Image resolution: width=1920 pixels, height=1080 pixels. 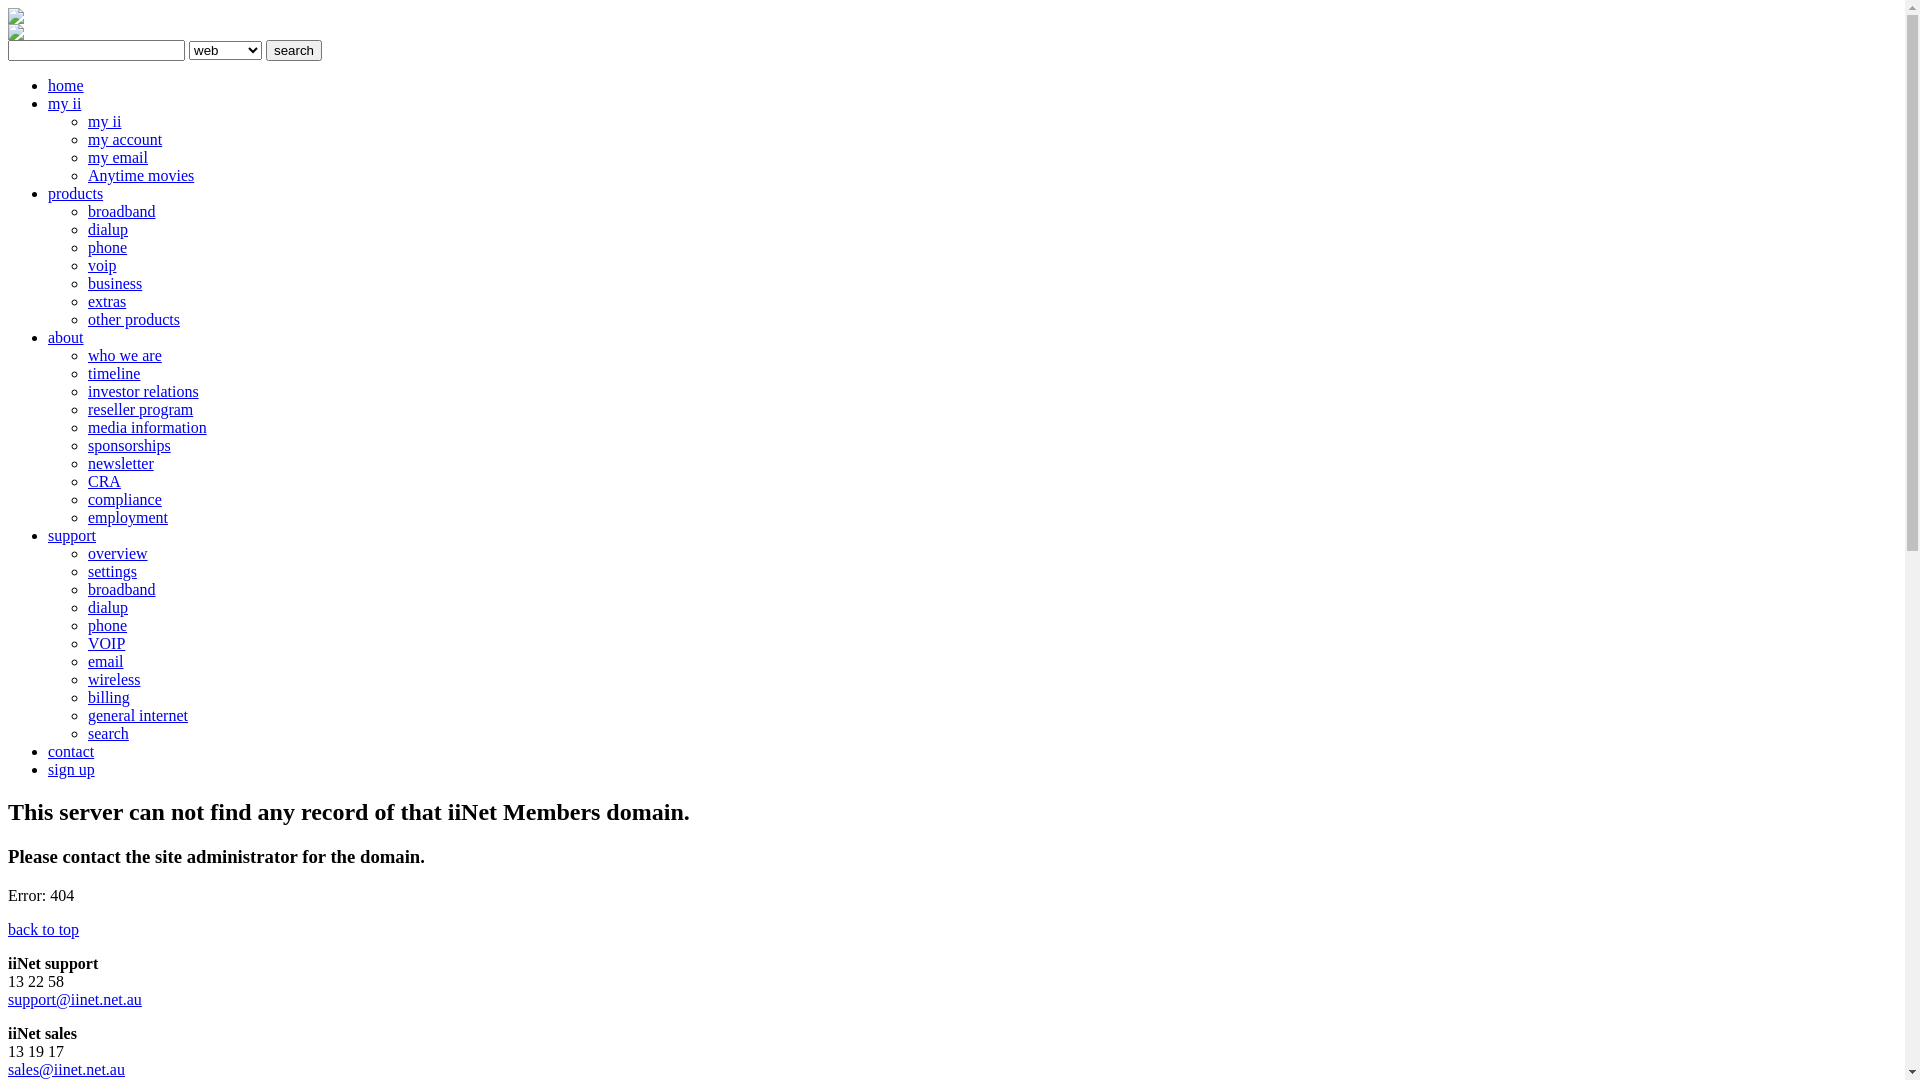 What do you see at coordinates (108, 696) in the screenshot?
I see `'billing'` at bounding box center [108, 696].